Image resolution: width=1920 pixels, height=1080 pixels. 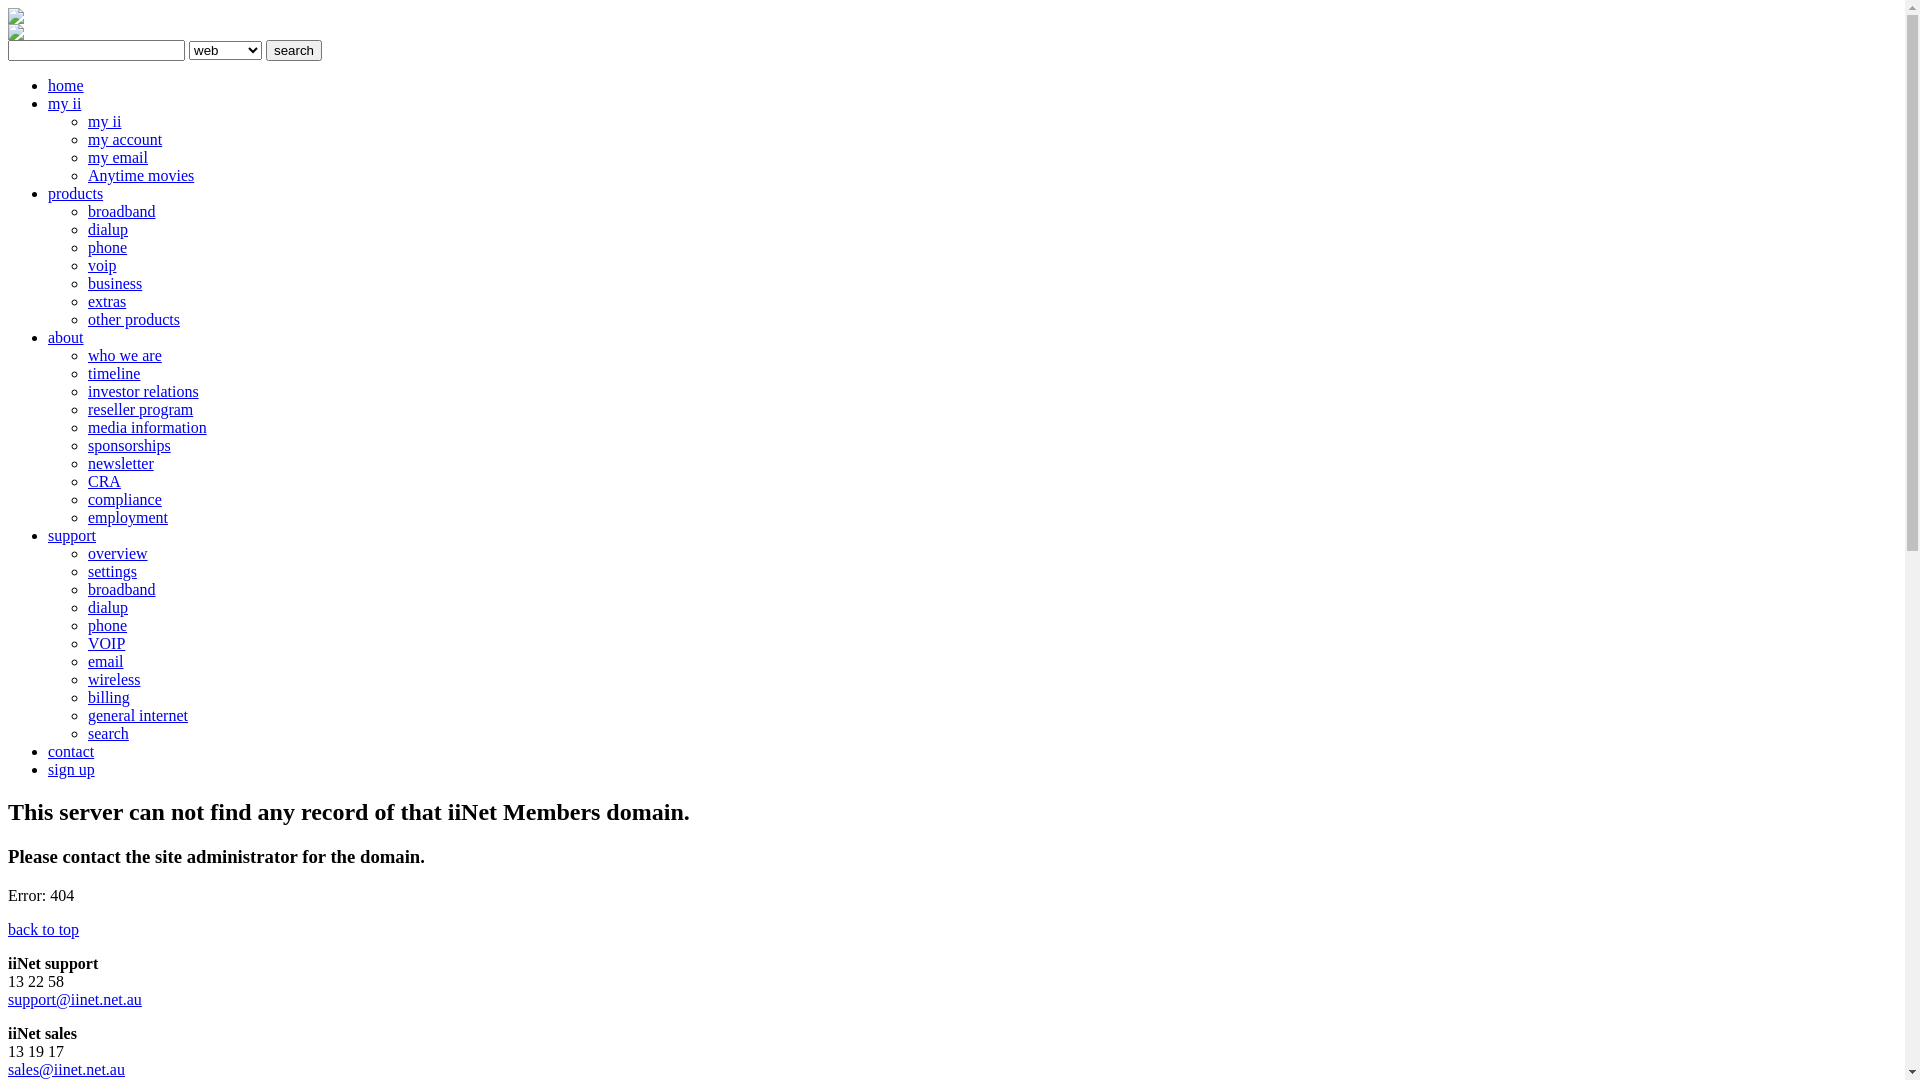 What do you see at coordinates (108, 696) in the screenshot?
I see `'billing'` at bounding box center [108, 696].